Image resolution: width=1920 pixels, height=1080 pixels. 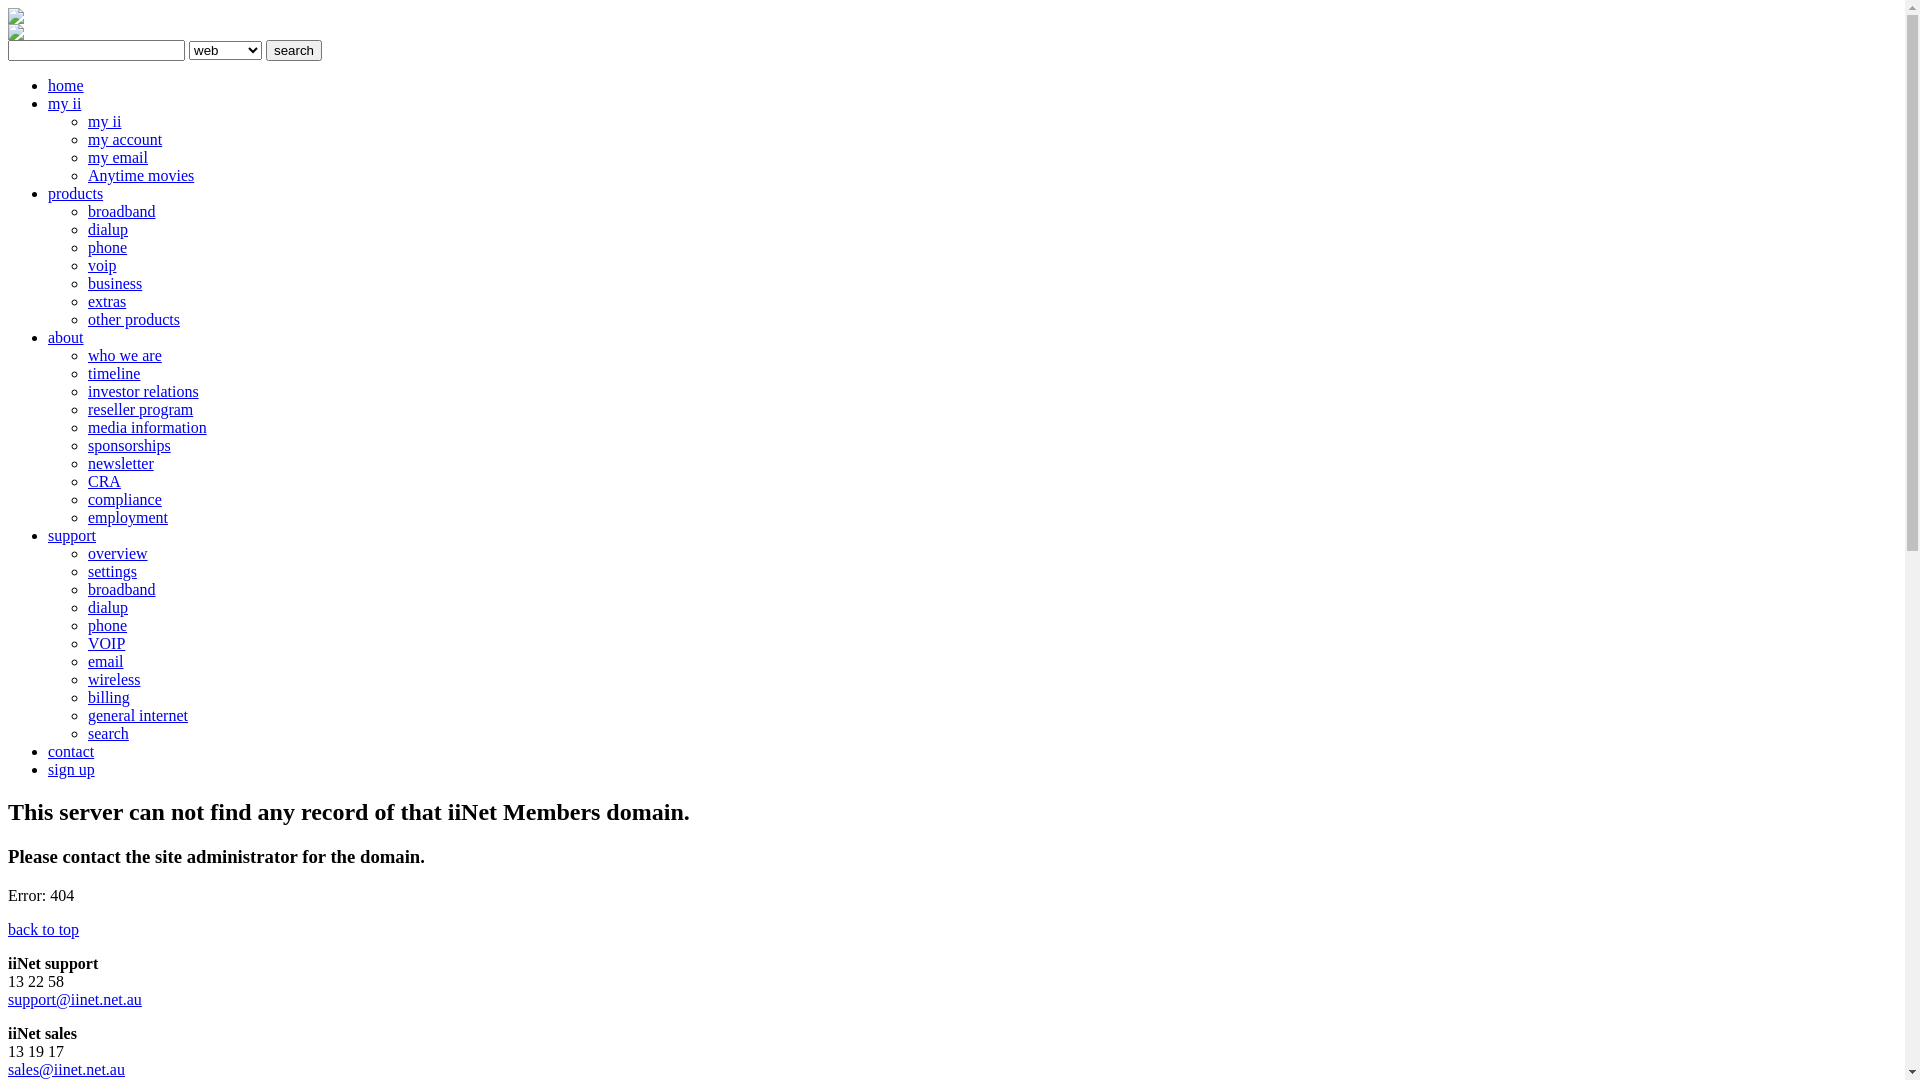 What do you see at coordinates (108, 696) in the screenshot?
I see `'billing'` at bounding box center [108, 696].